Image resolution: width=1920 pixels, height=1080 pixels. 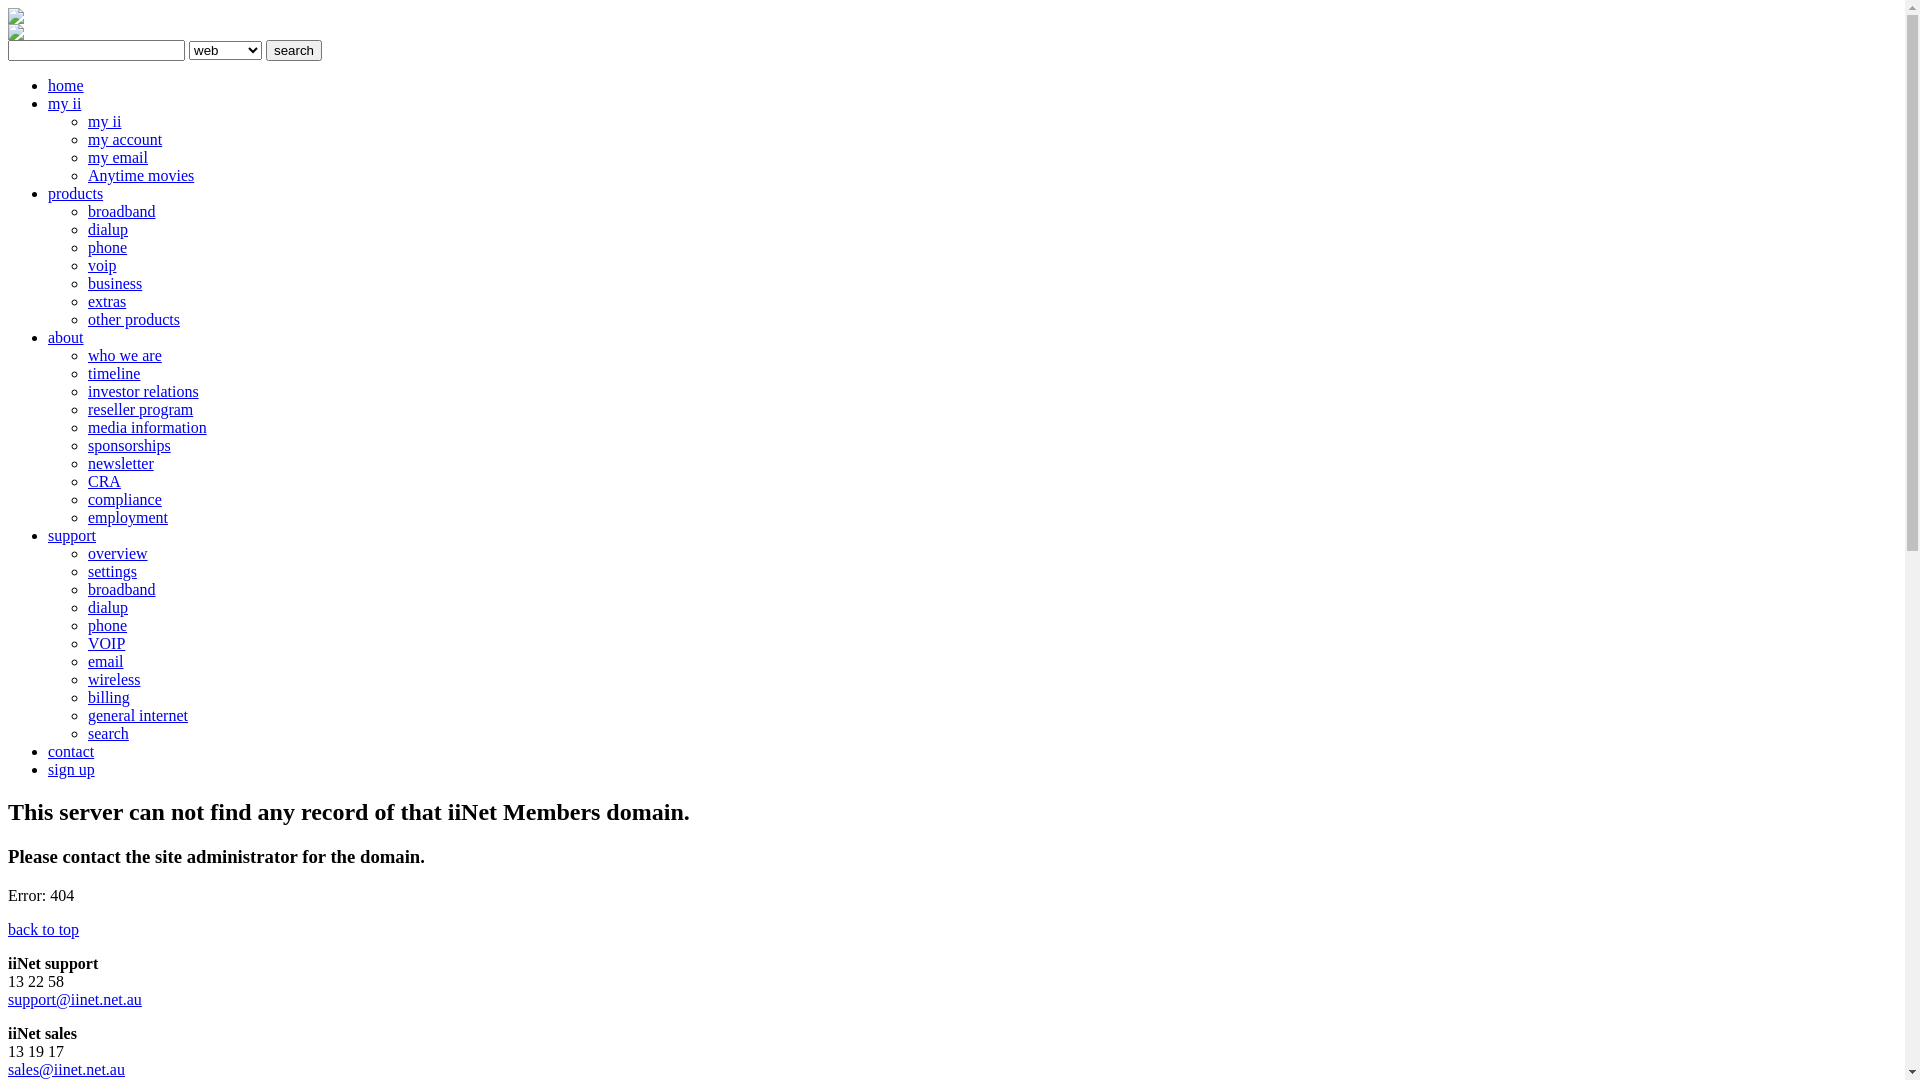 What do you see at coordinates (108, 696) in the screenshot?
I see `'billing'` at bounding box center [108, 696].